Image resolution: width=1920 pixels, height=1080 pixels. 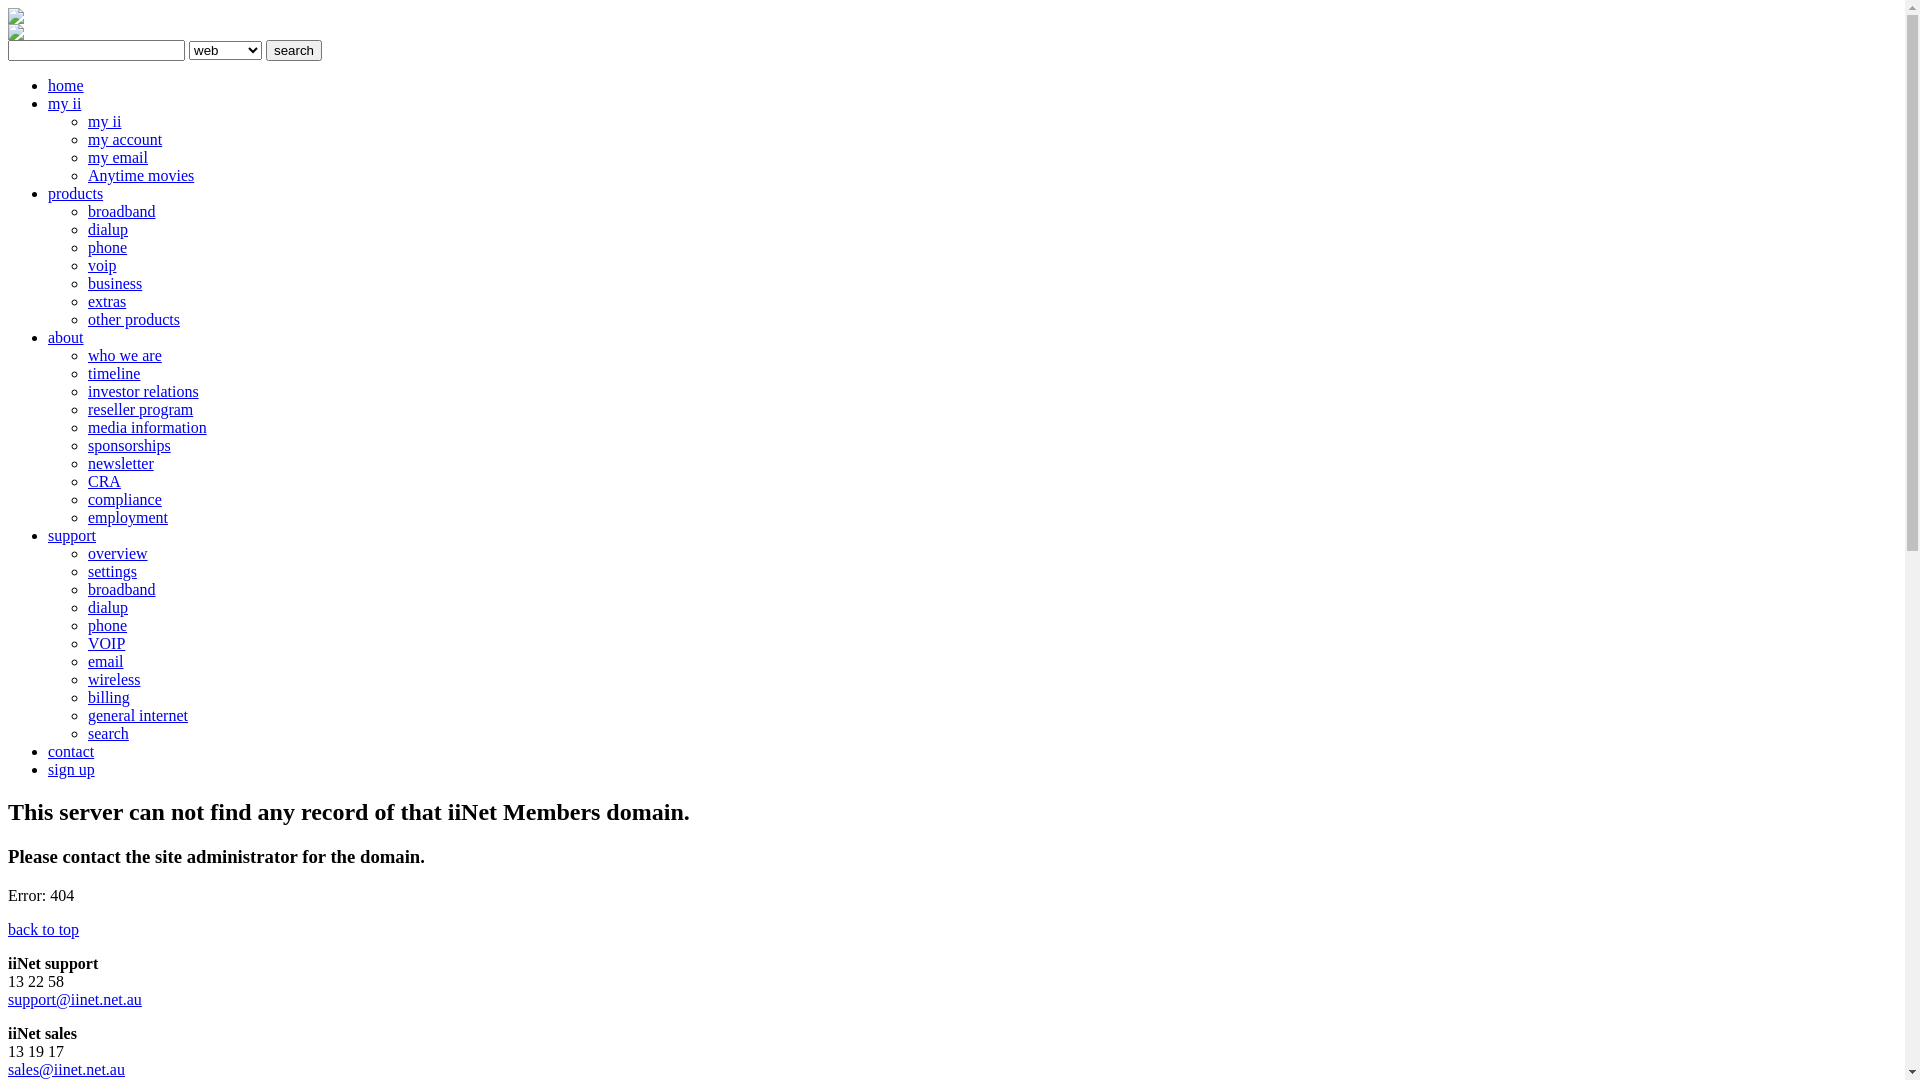 What do you see at coordinates (108, 696) in the screenshot?
I see `'billing'` at bounding box center [108, 696].